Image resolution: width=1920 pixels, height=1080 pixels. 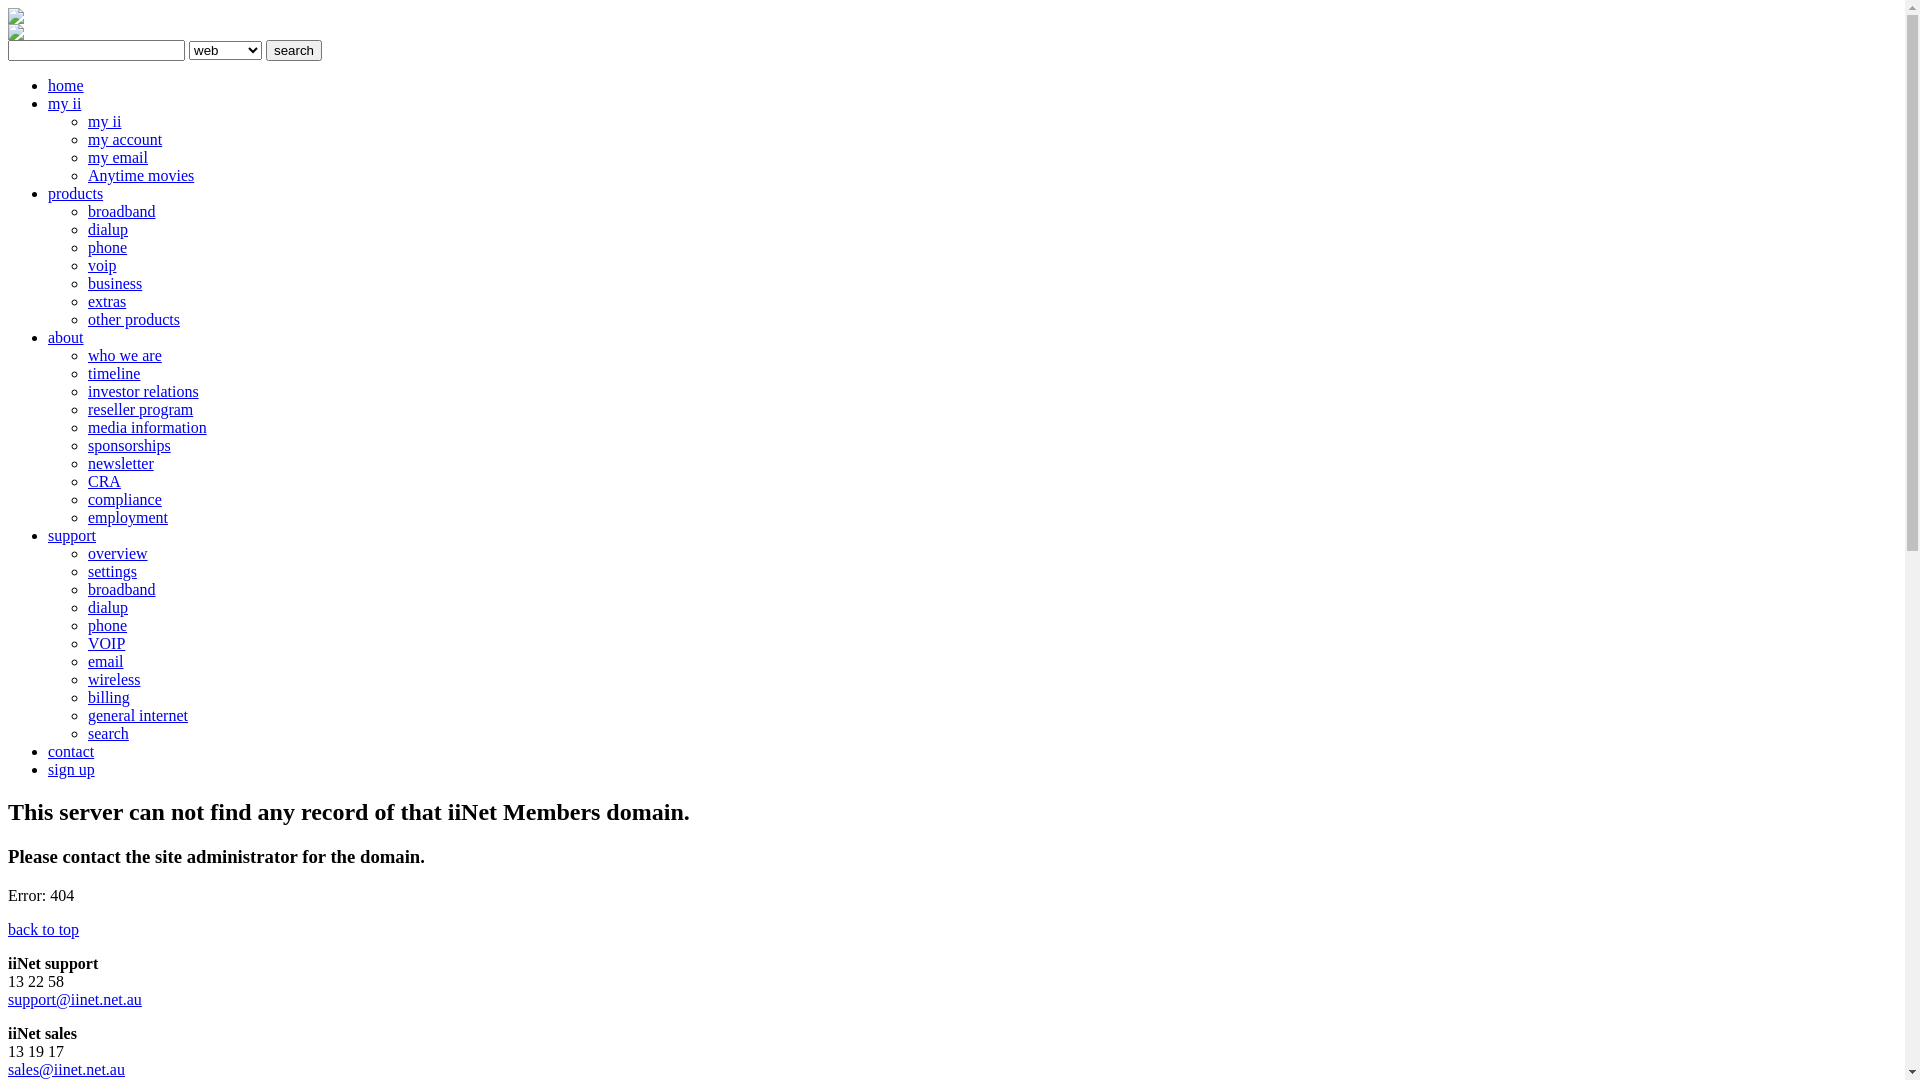 What do you see at coordinates (108, 696) in the screenshot?
I see `'billing'` at bounding box center [108, 696].